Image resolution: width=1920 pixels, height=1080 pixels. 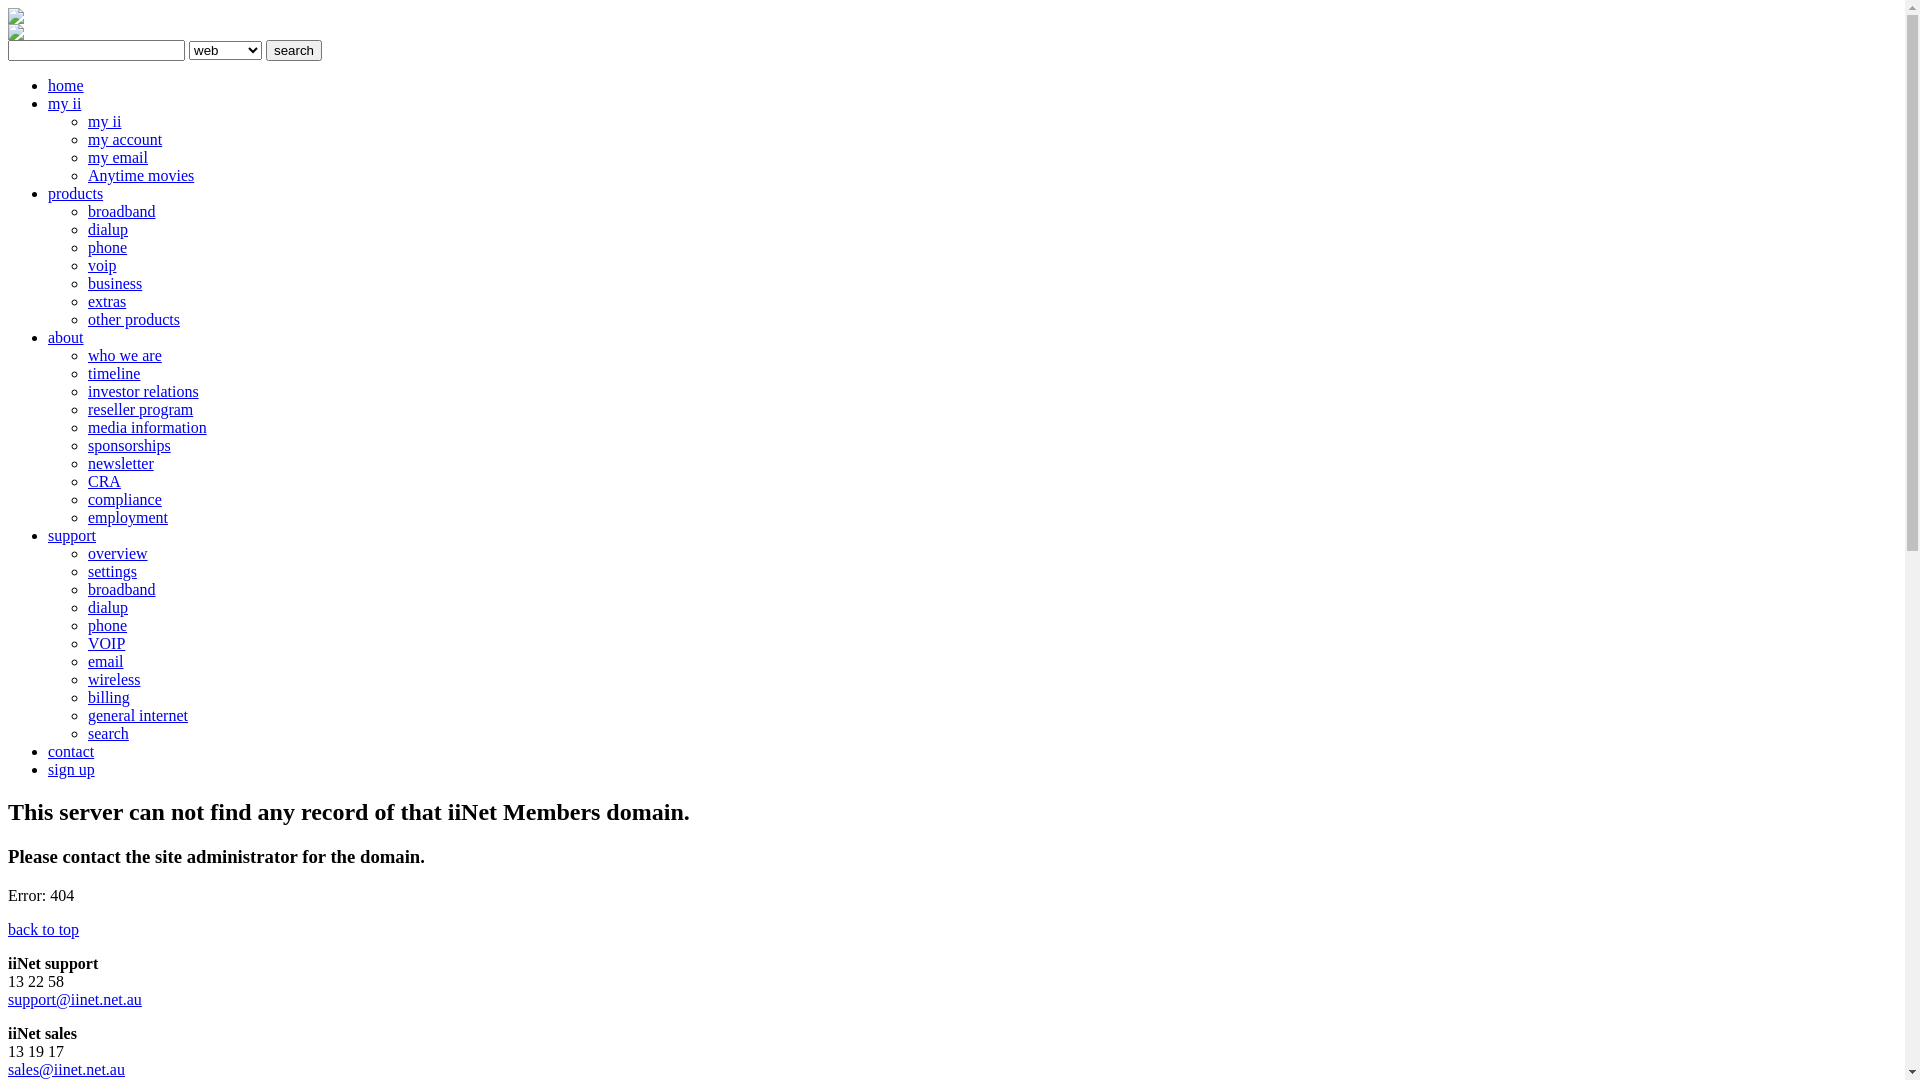 What do you see at coordinates (108, 696) in the screenshot?
I see `'billing'` at bounding box center [108, 696].